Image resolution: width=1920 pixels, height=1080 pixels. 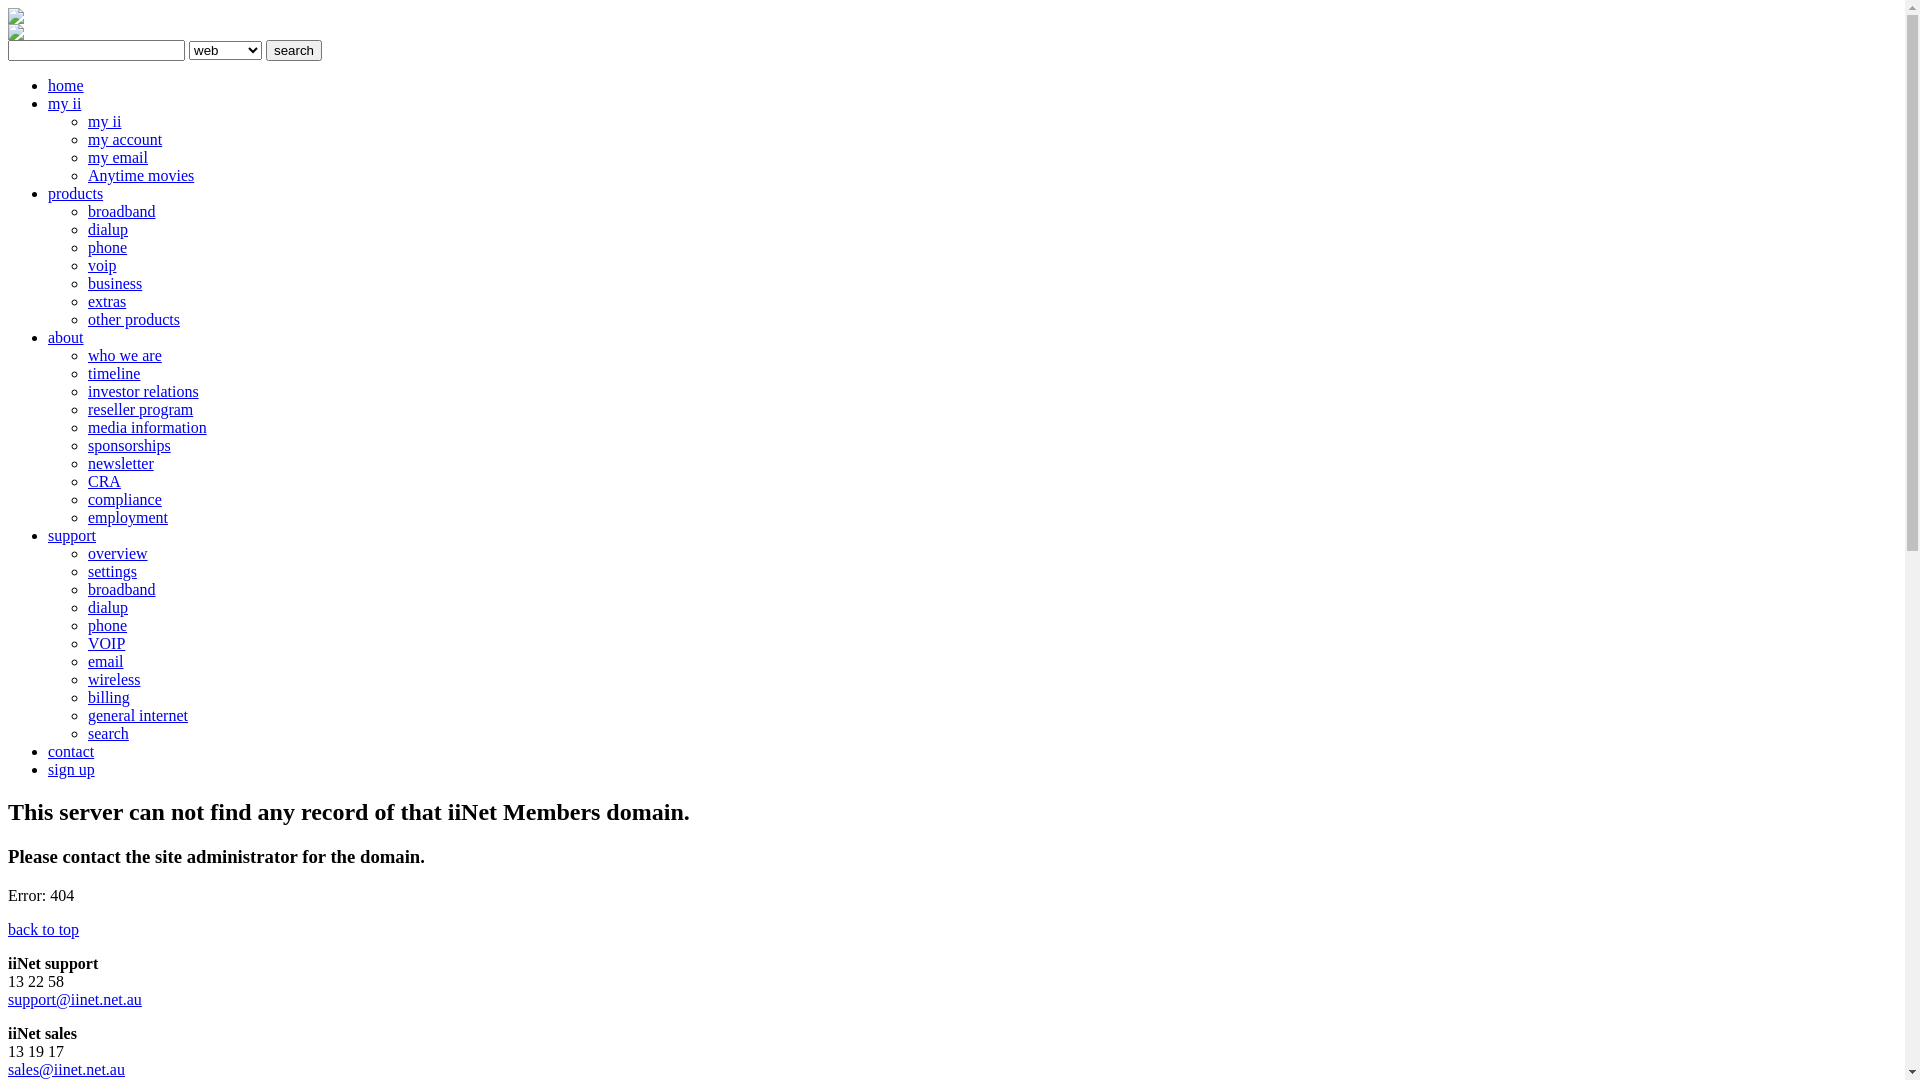 What do you see at coordinates (108, 696) in the screenshot?
I see `'billing'` at bounding box center [108, 696].